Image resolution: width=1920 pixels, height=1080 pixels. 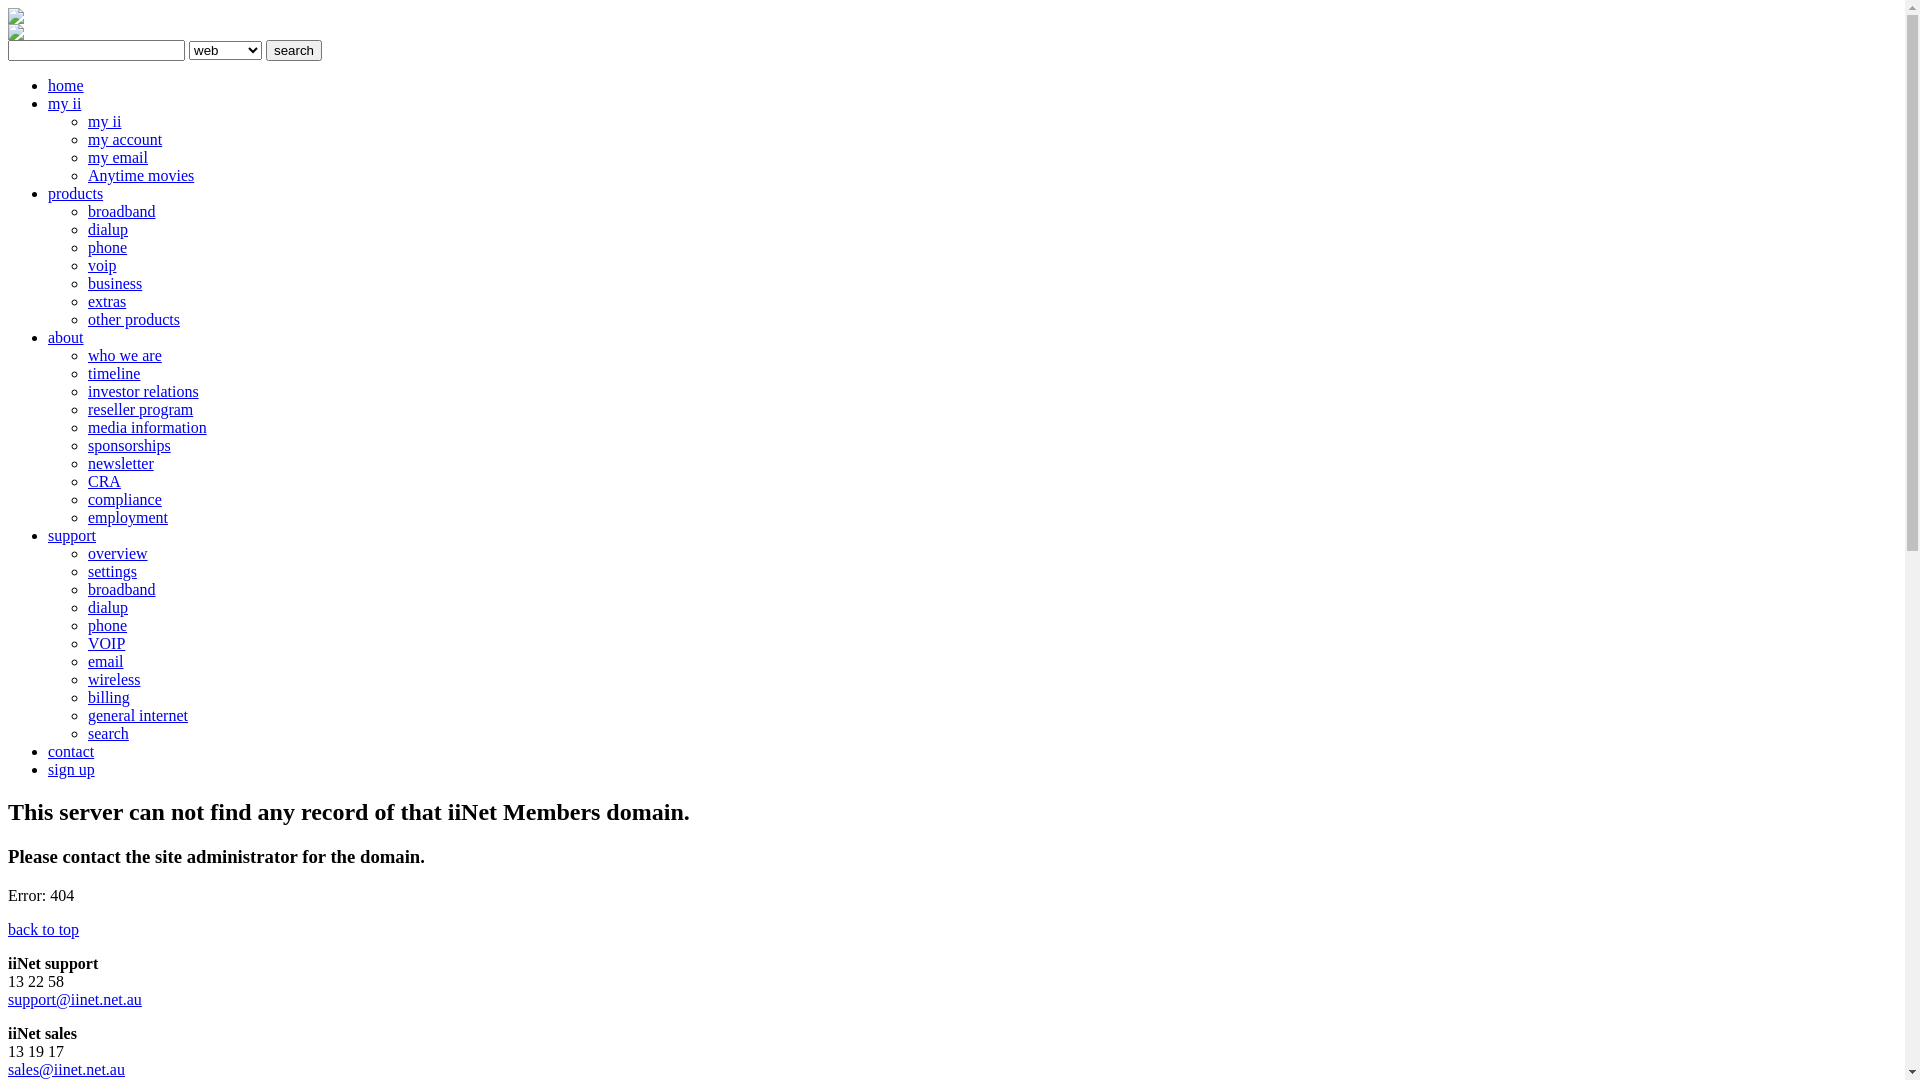 What do you see at coordinates (108, 696) in the screenshot?
I see `'billing'` at bounding box center [108, 696].